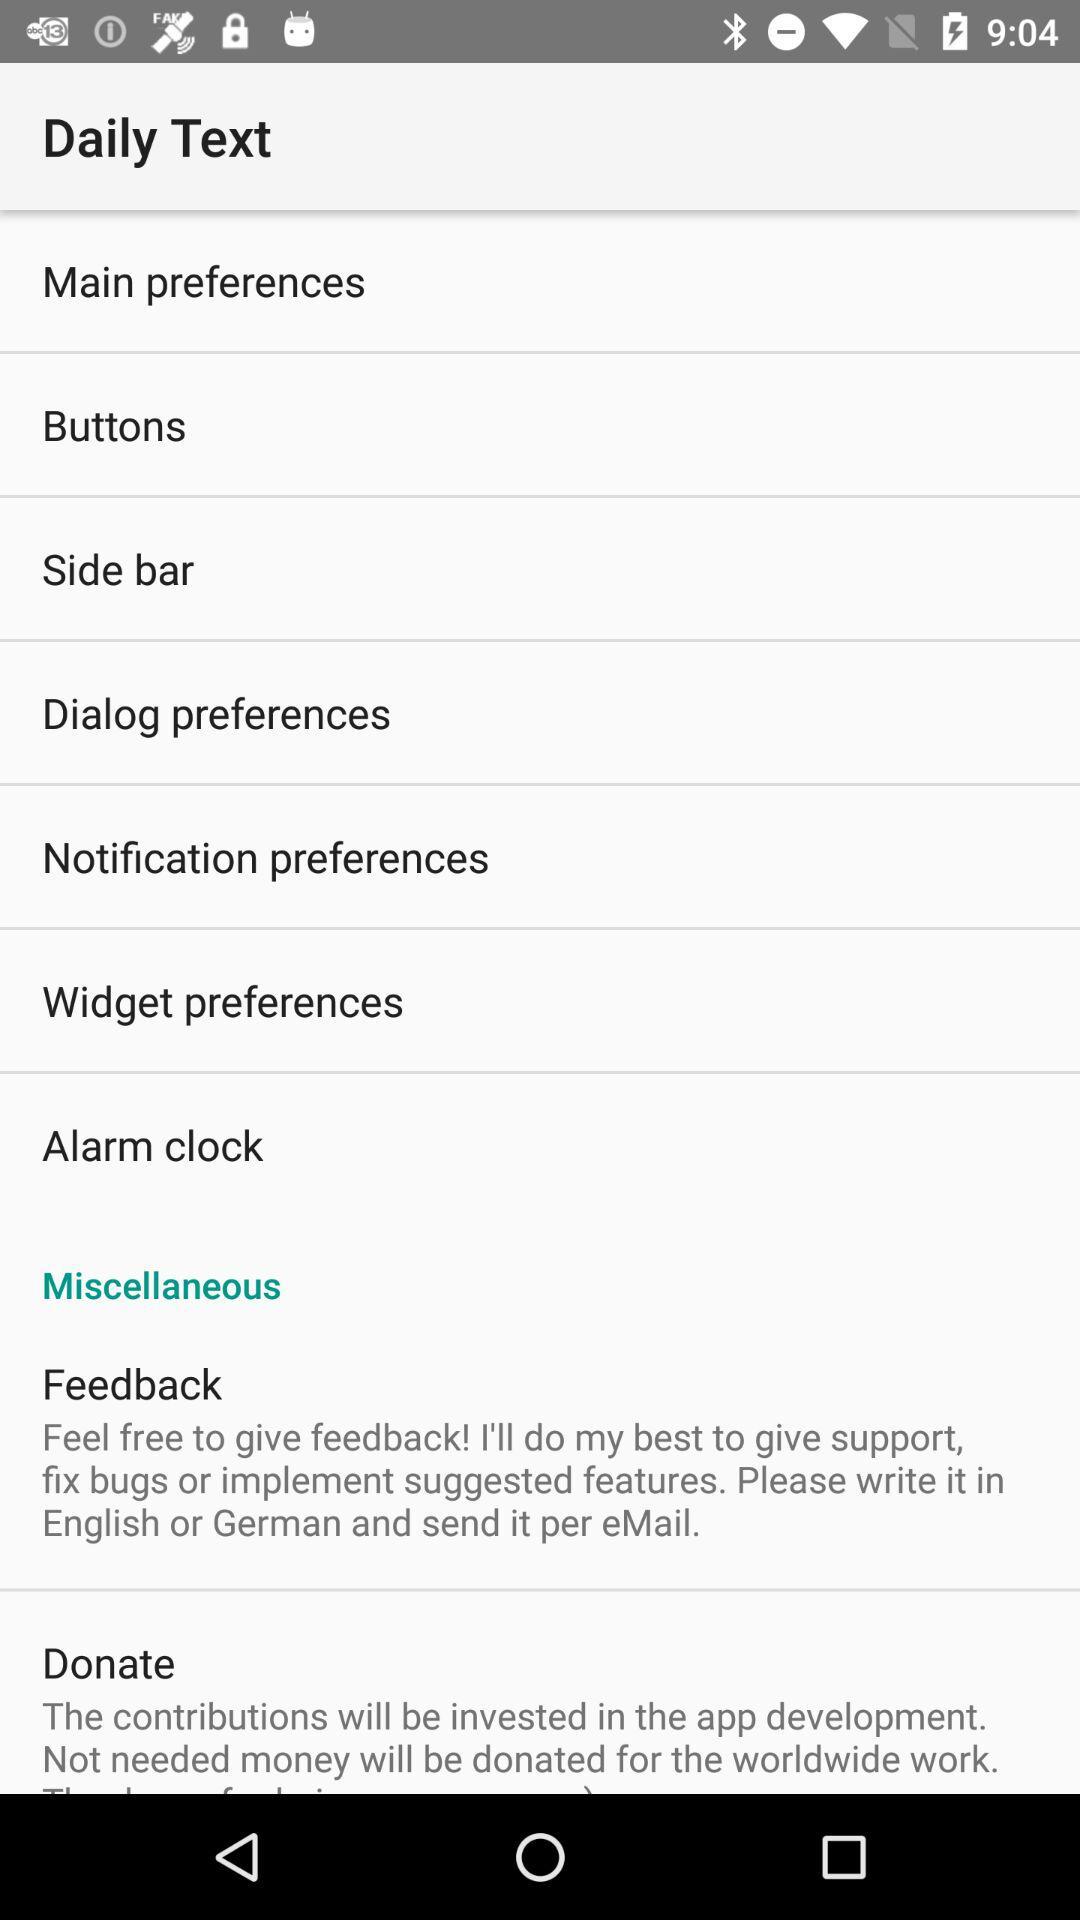 This screenshot has width=1080, height=1920. What do you see at coordinates (540, 1002) in the screenshot?
I see `item below the daily text item` at bounding box center [540, 1002].